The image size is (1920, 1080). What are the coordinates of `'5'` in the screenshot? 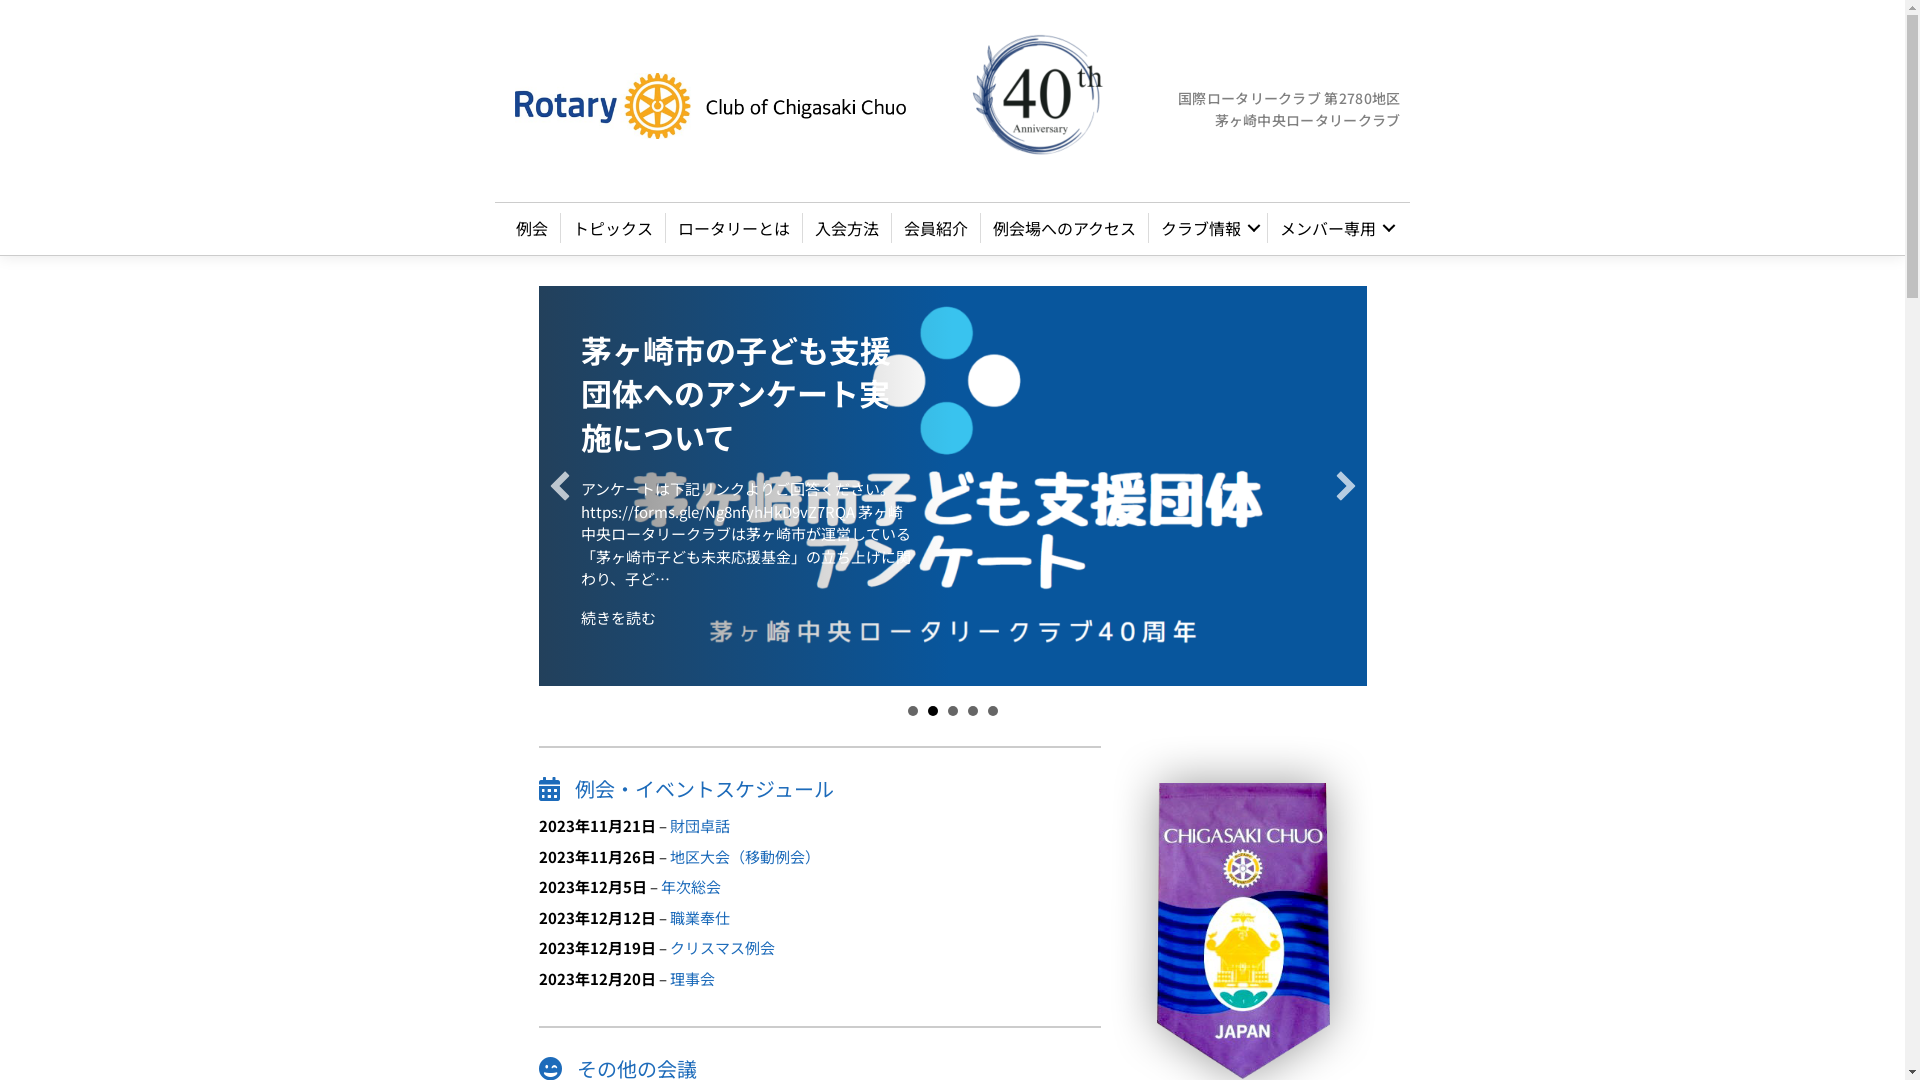 It's located at (988, 709).